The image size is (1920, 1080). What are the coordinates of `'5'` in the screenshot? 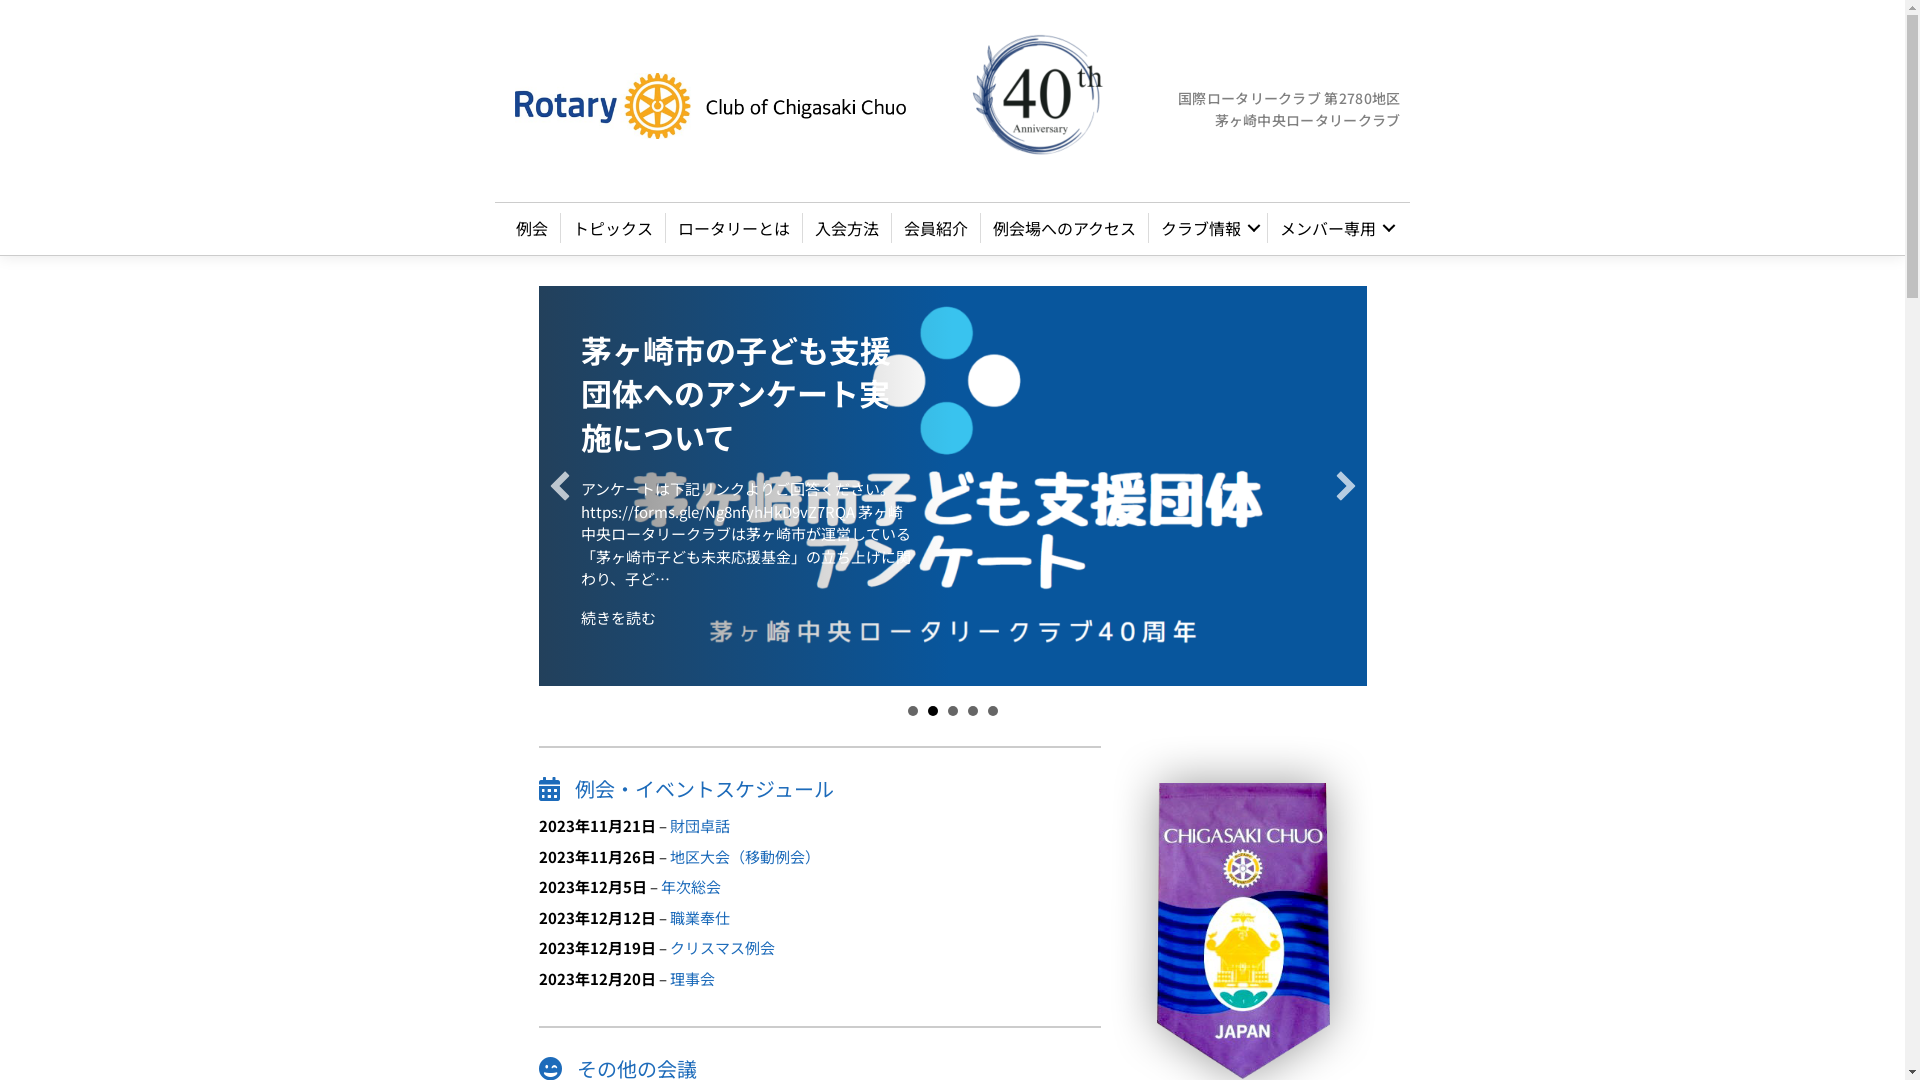 It's located at (988, 709).